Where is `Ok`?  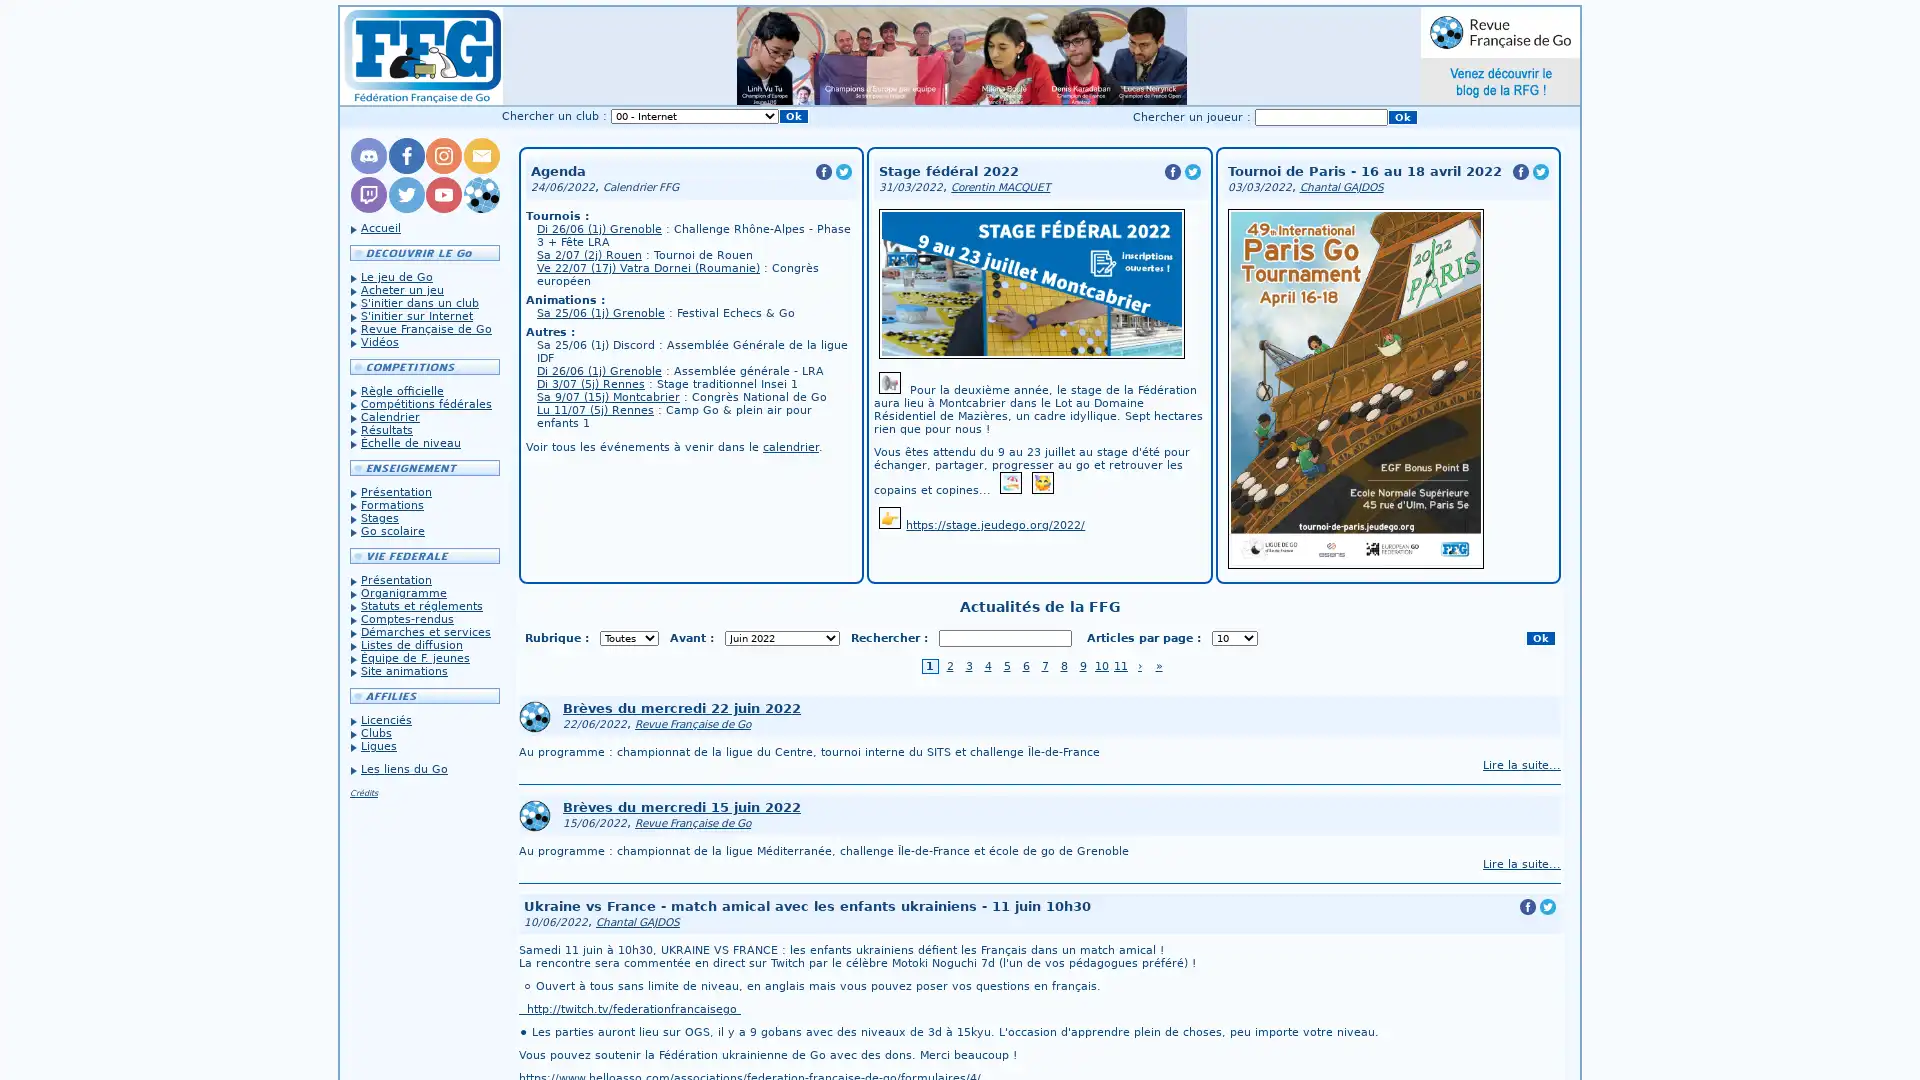 Ok is located at coordinates (792, 116).